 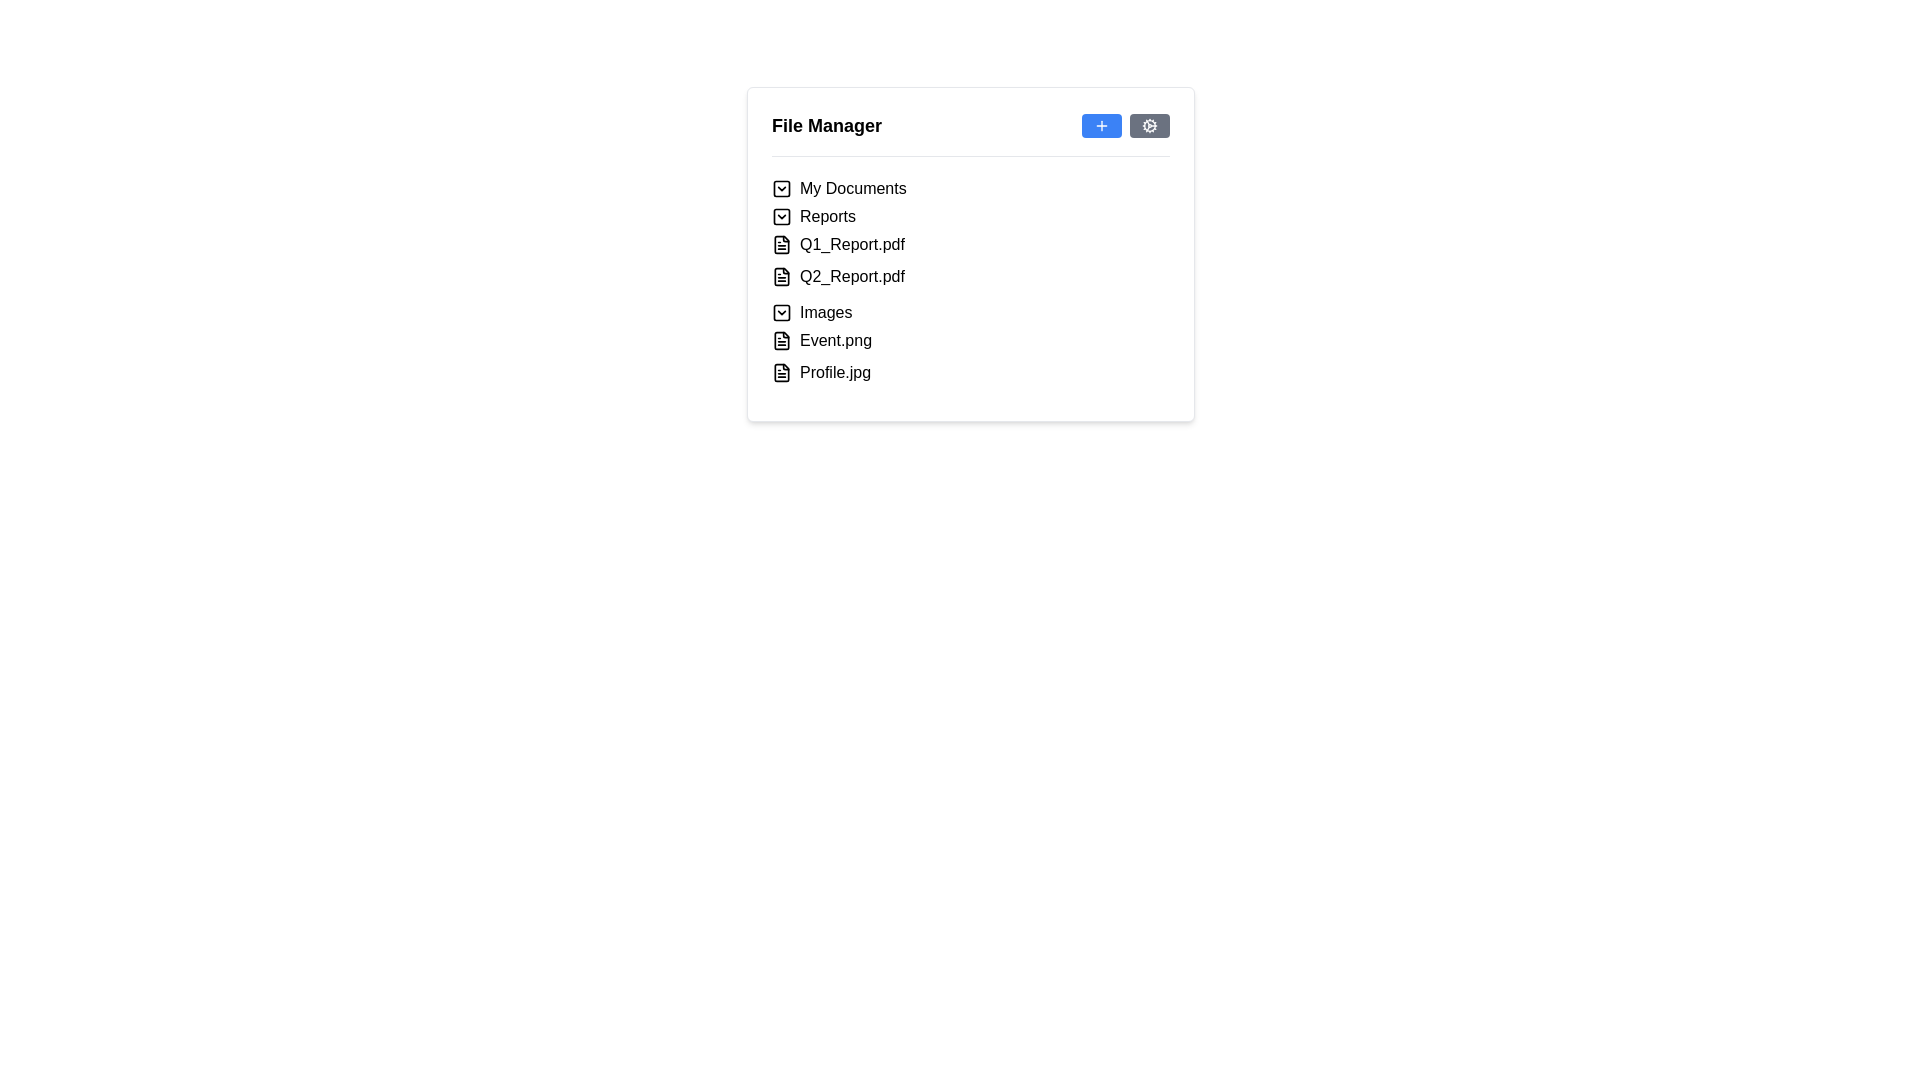 I want to click on the file entry 'Q1_Report.pdf', so click(x=970, y=244).